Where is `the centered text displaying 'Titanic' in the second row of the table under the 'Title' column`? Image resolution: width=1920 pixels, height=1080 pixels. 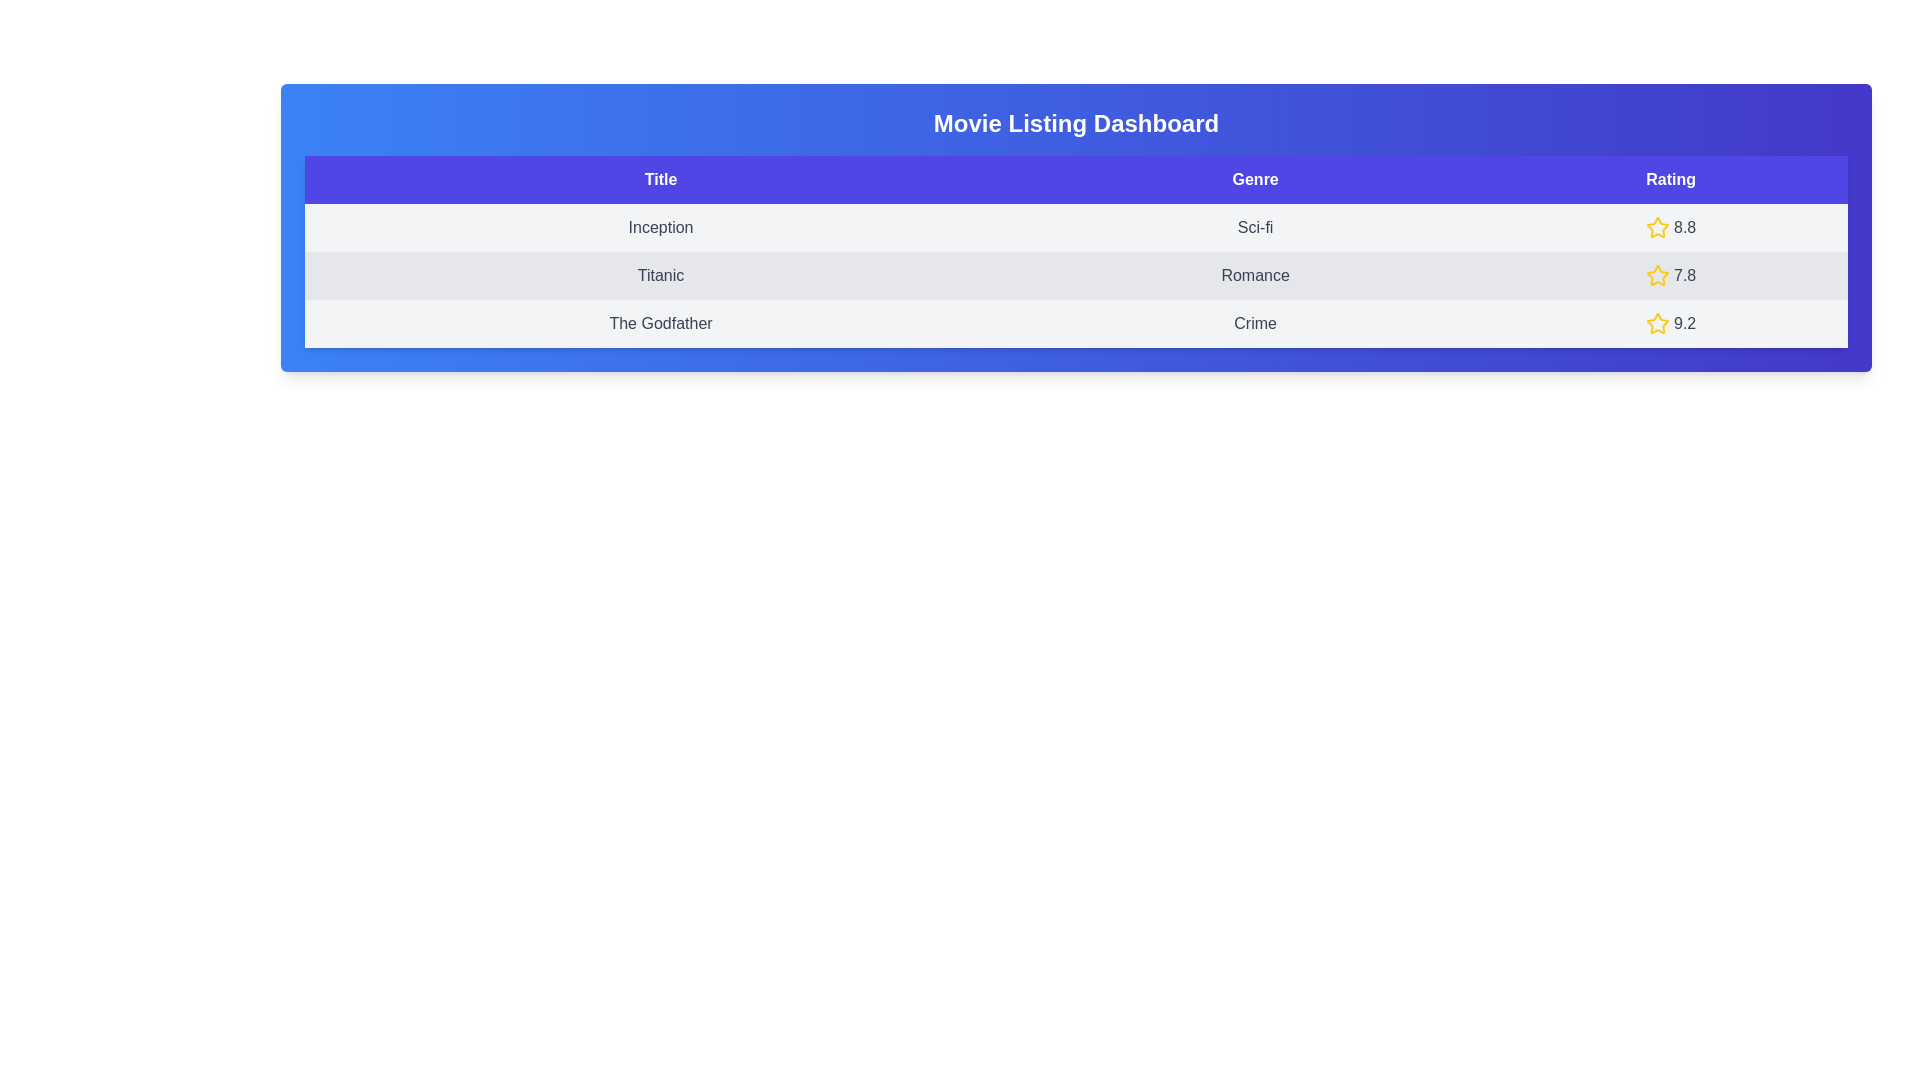 the centered text displaying 'Titanic' in the second row of the table under the 'Title' column is located at coordinates (661, 276).